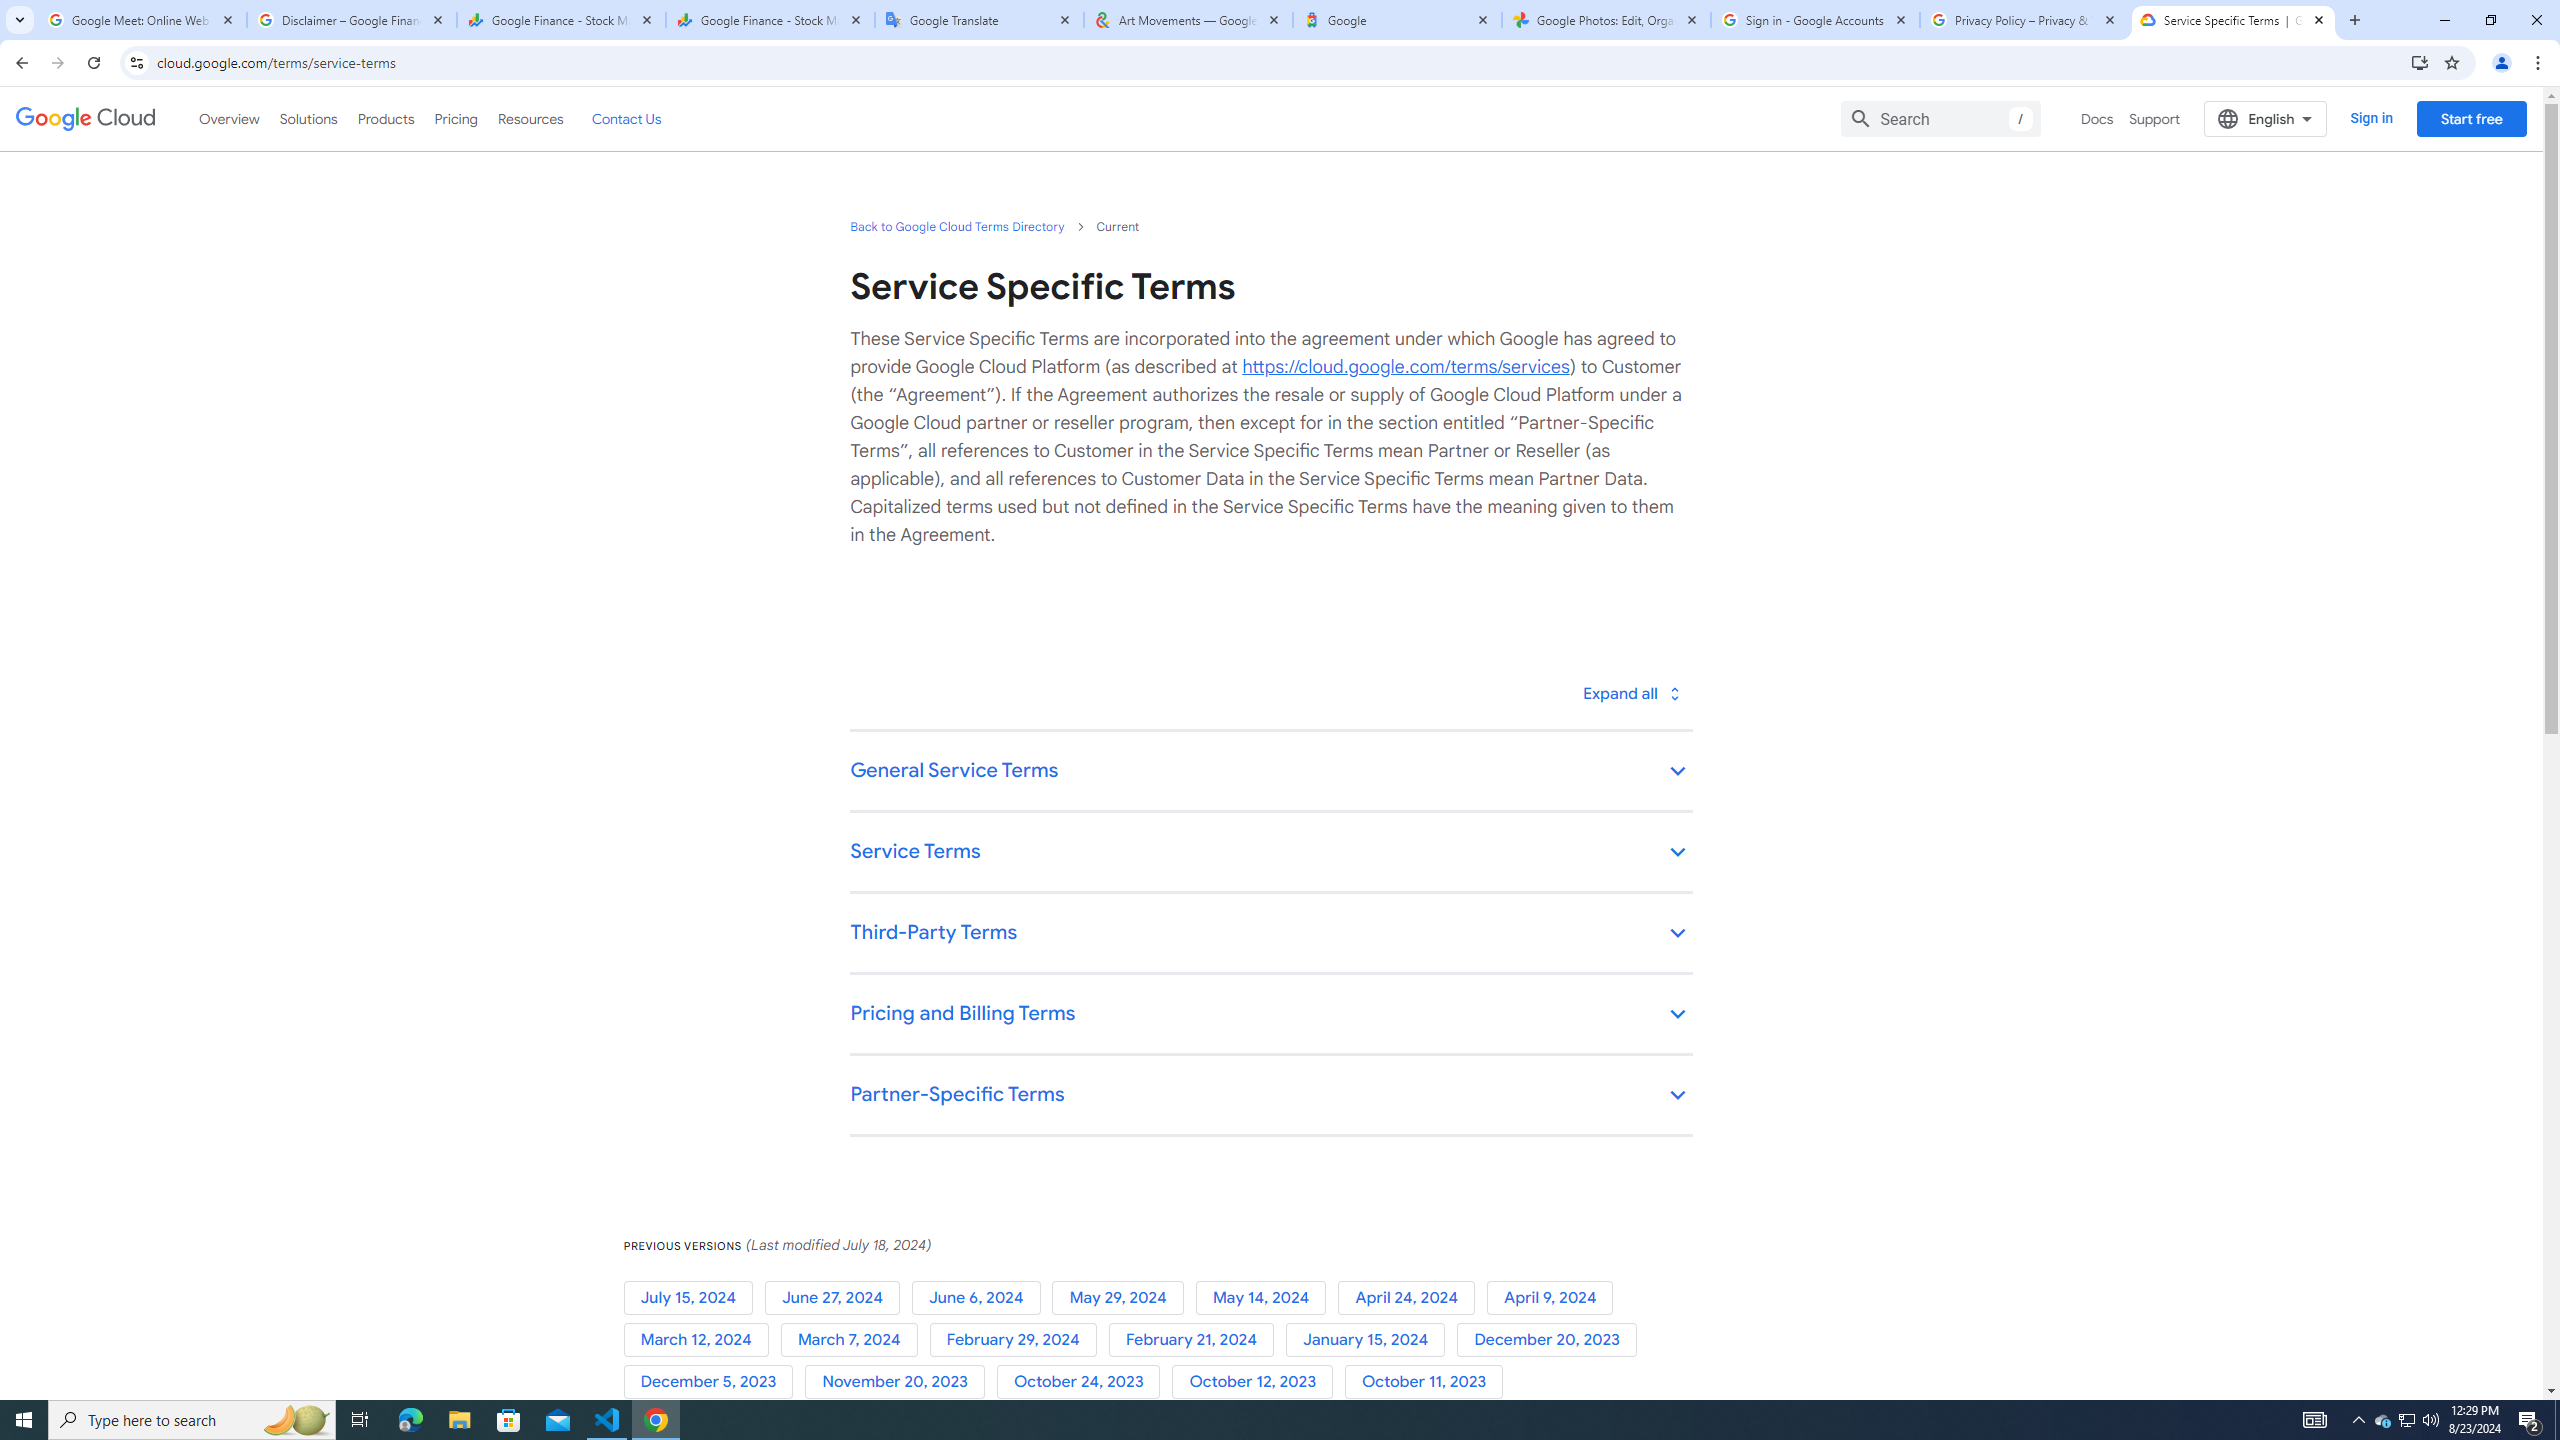 The width and height of the screenshot is (2560, 1440). Describe the element at coordinates (1397, 19) in the screenshot. I see `'Google'` at that location.